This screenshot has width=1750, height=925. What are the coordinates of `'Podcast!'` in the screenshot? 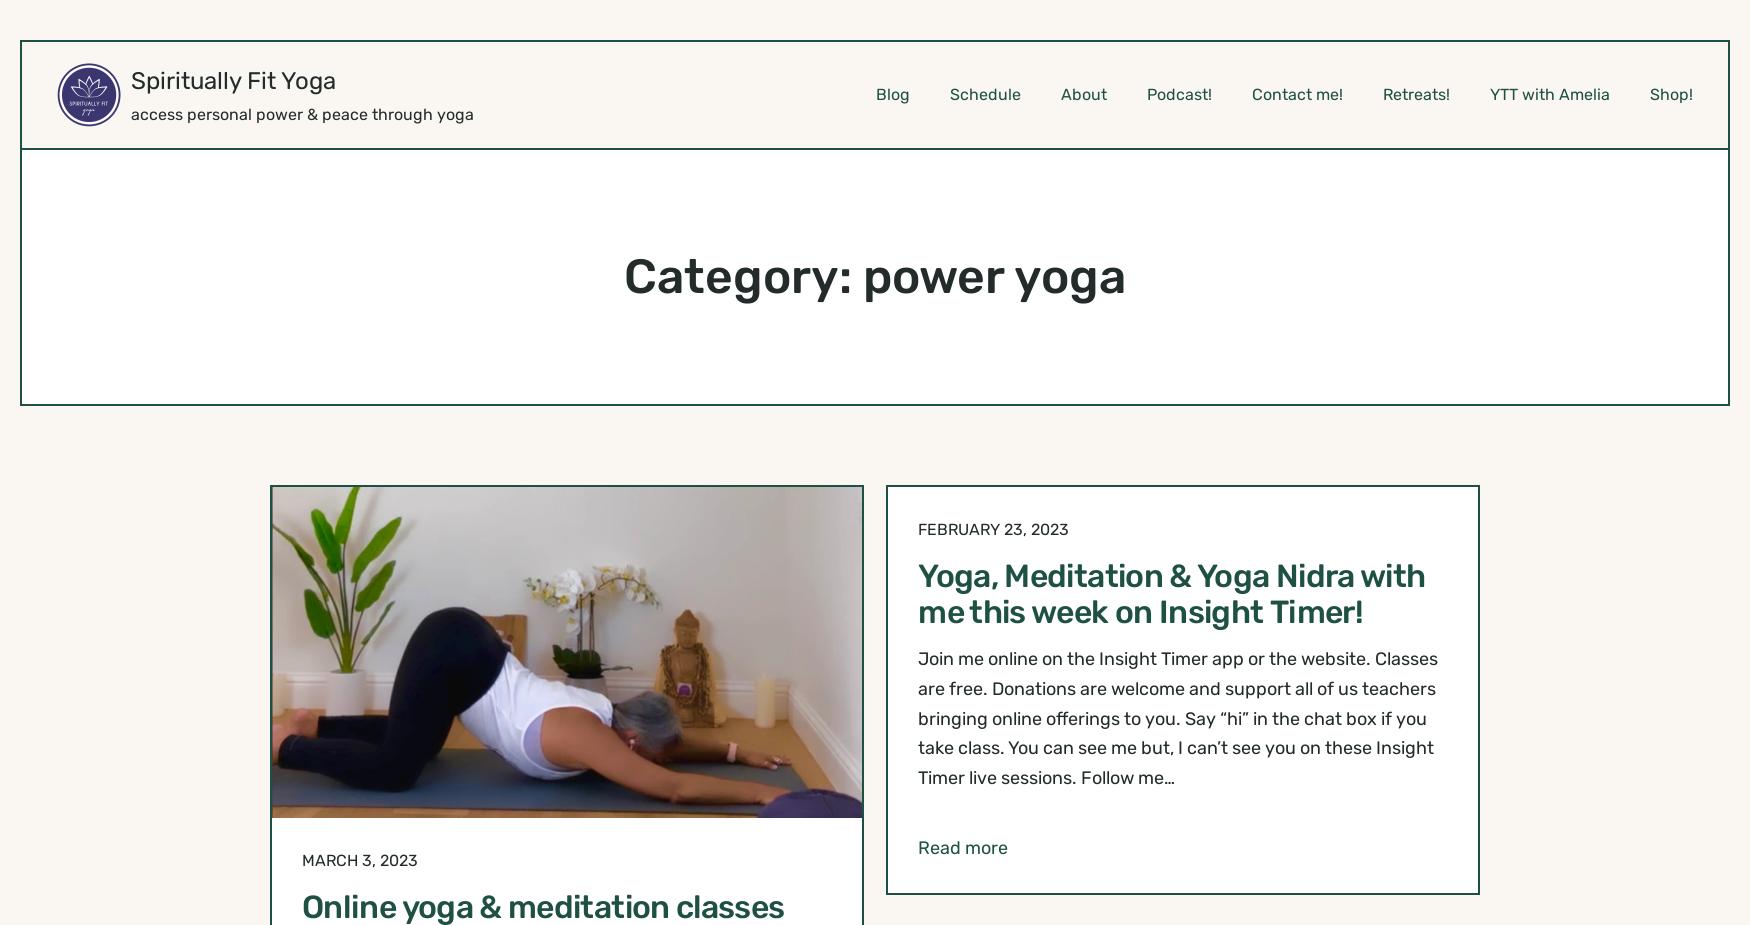 It's located at (1178, 92).